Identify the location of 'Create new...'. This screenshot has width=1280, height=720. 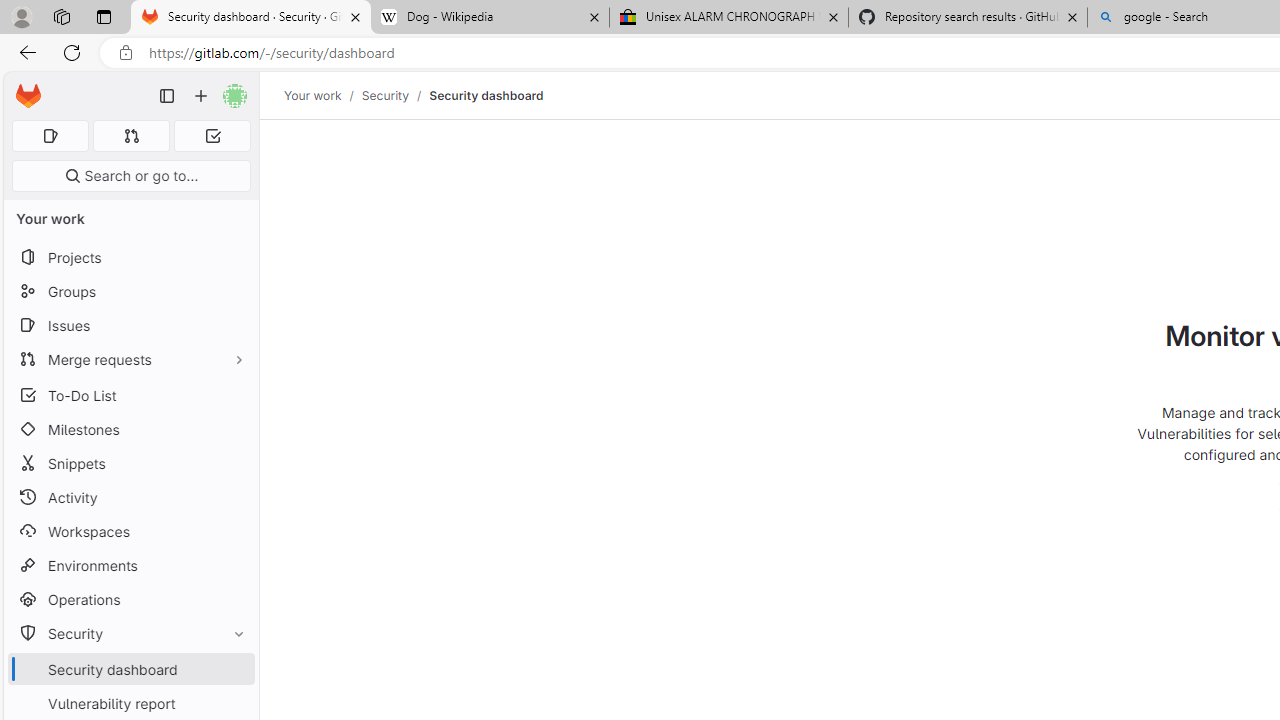
(201, 96).